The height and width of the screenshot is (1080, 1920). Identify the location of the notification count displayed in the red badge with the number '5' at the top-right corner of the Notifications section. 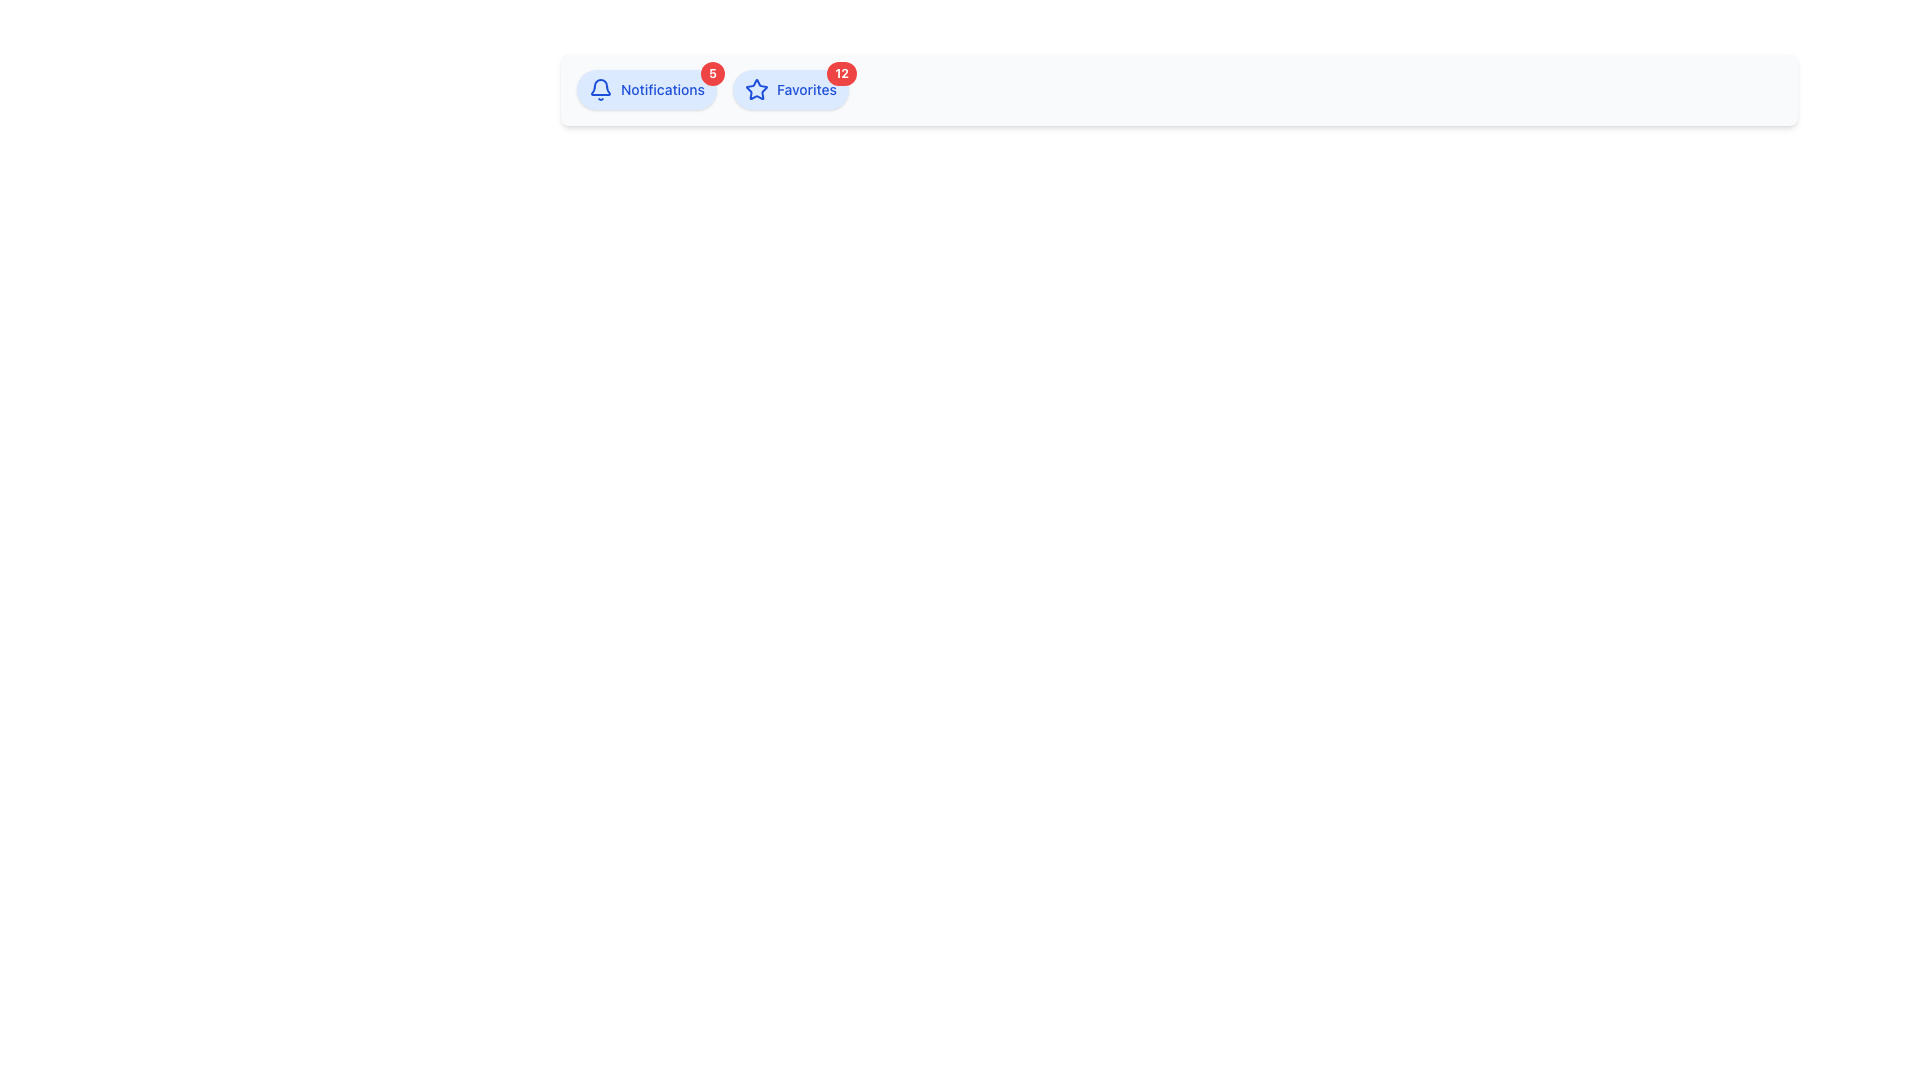
(713, 72).